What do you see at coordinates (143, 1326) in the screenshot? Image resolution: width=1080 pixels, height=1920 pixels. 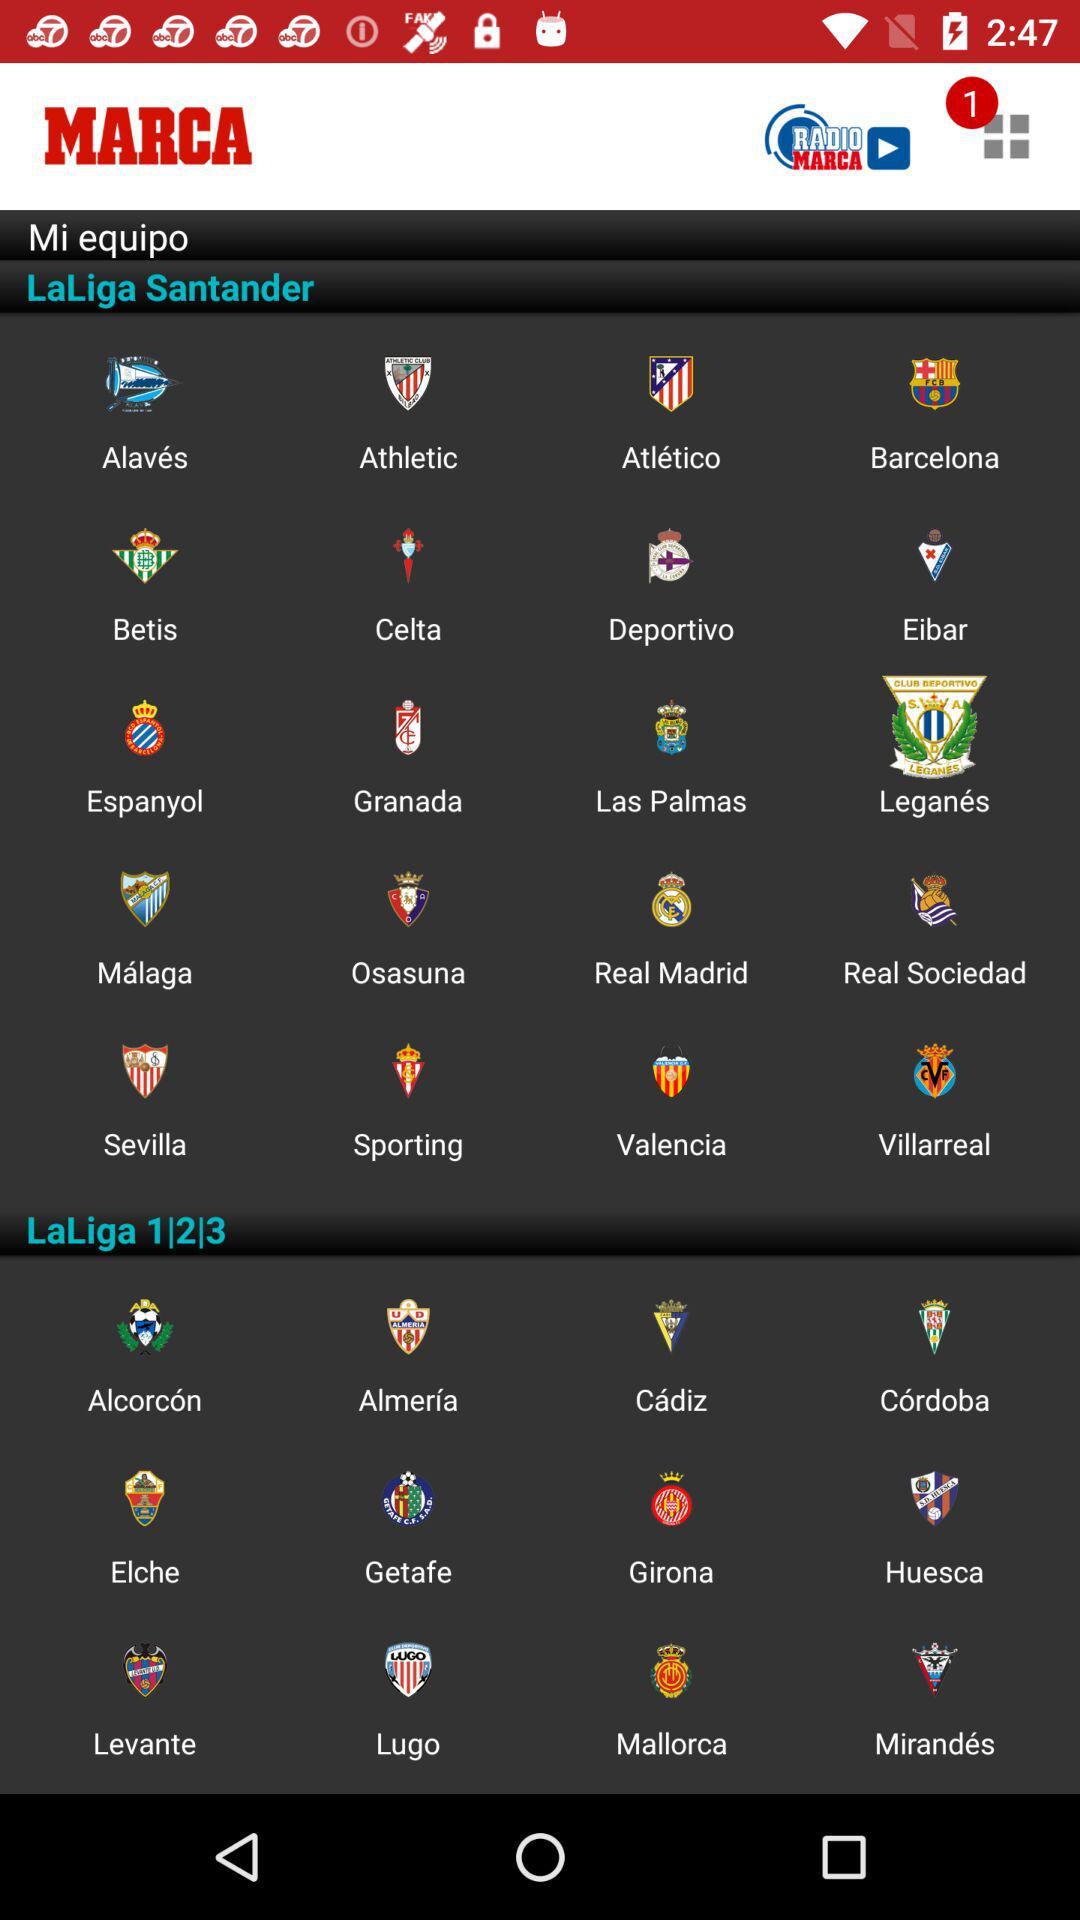 I see `the image above alcorcon` at bounding box center [143, 1326].